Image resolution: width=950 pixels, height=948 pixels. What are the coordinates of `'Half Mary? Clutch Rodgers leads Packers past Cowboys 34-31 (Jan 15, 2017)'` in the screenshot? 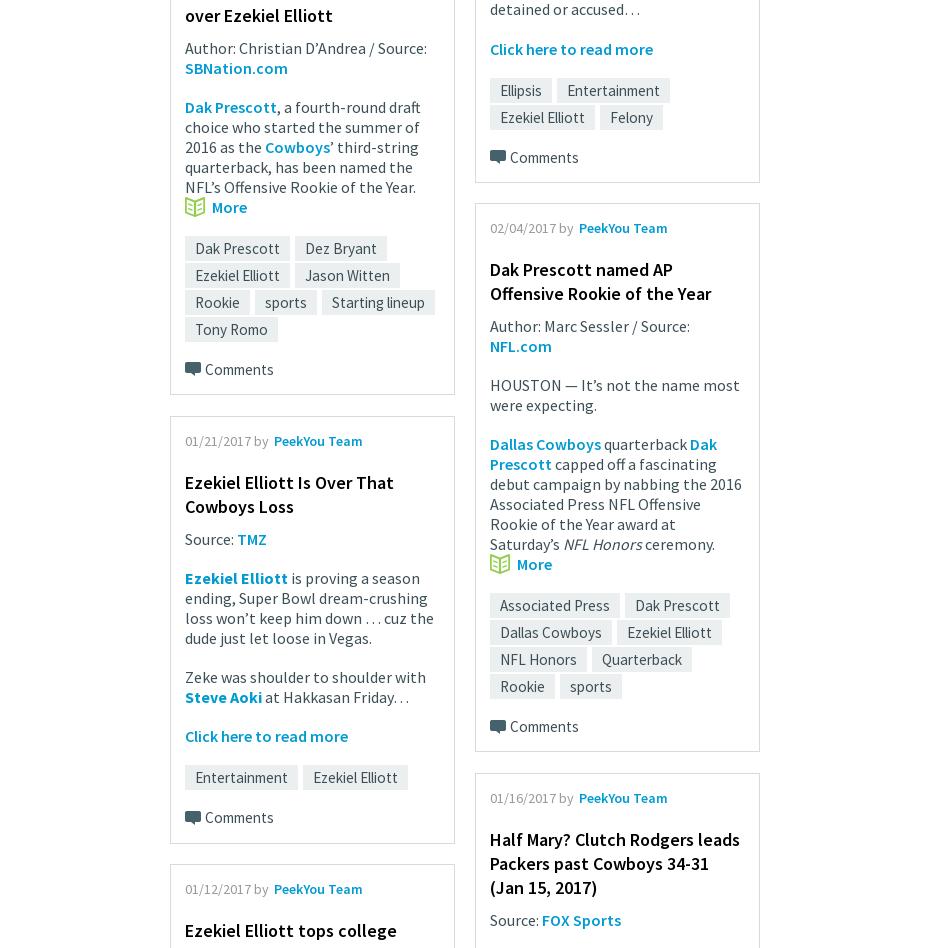 It's located at (490, 861).